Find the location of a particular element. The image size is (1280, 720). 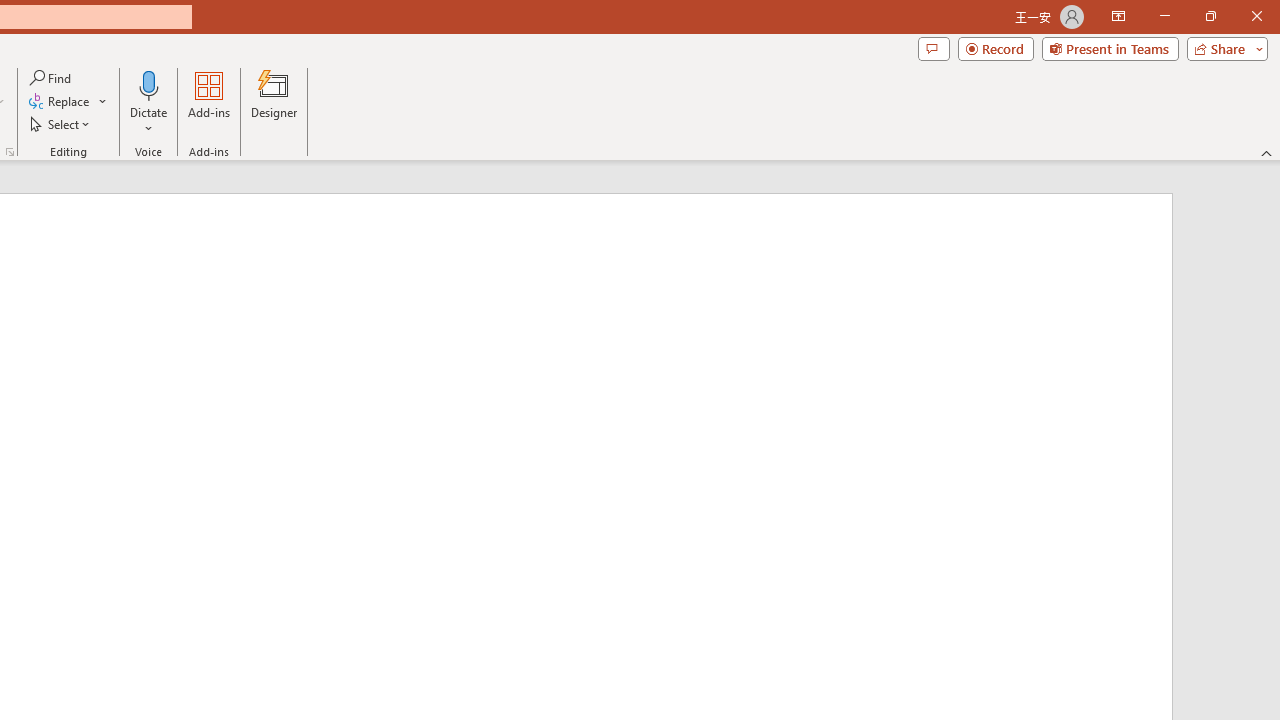

'Dictate' is located at coordinates (148, 103).